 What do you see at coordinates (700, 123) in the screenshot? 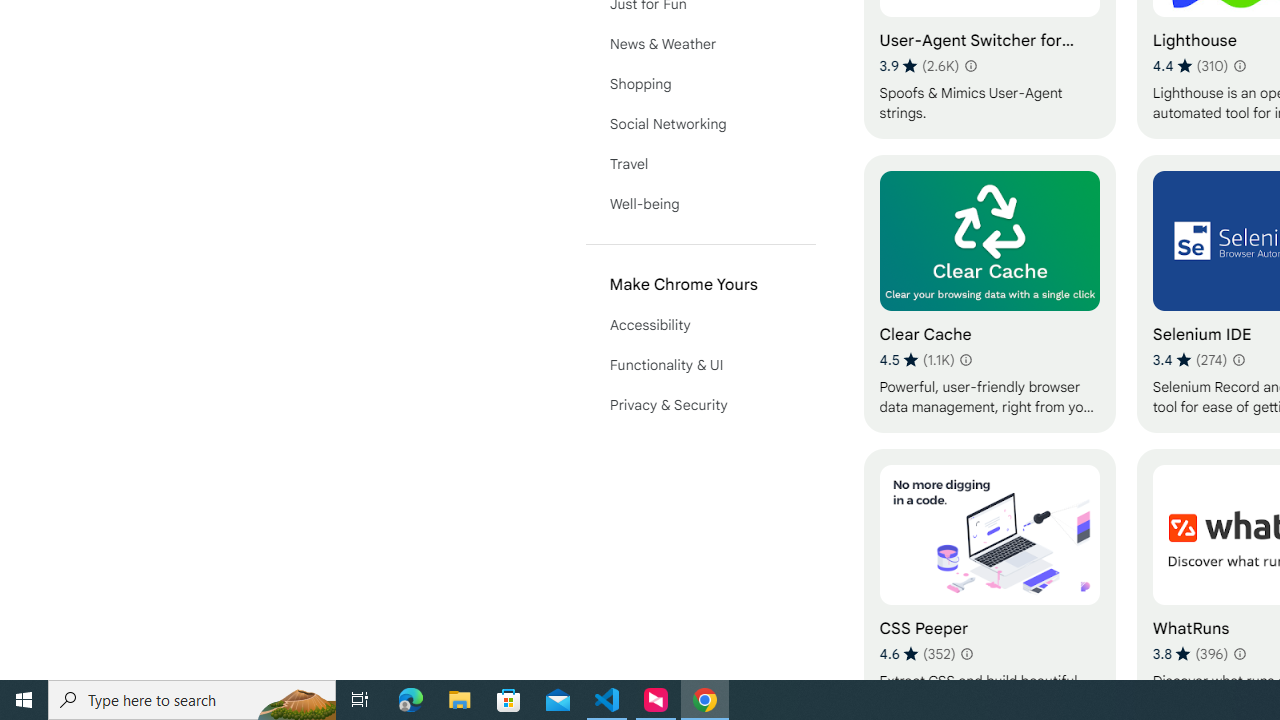
I see `'Social Networking'` at bounding box center [700, 123].